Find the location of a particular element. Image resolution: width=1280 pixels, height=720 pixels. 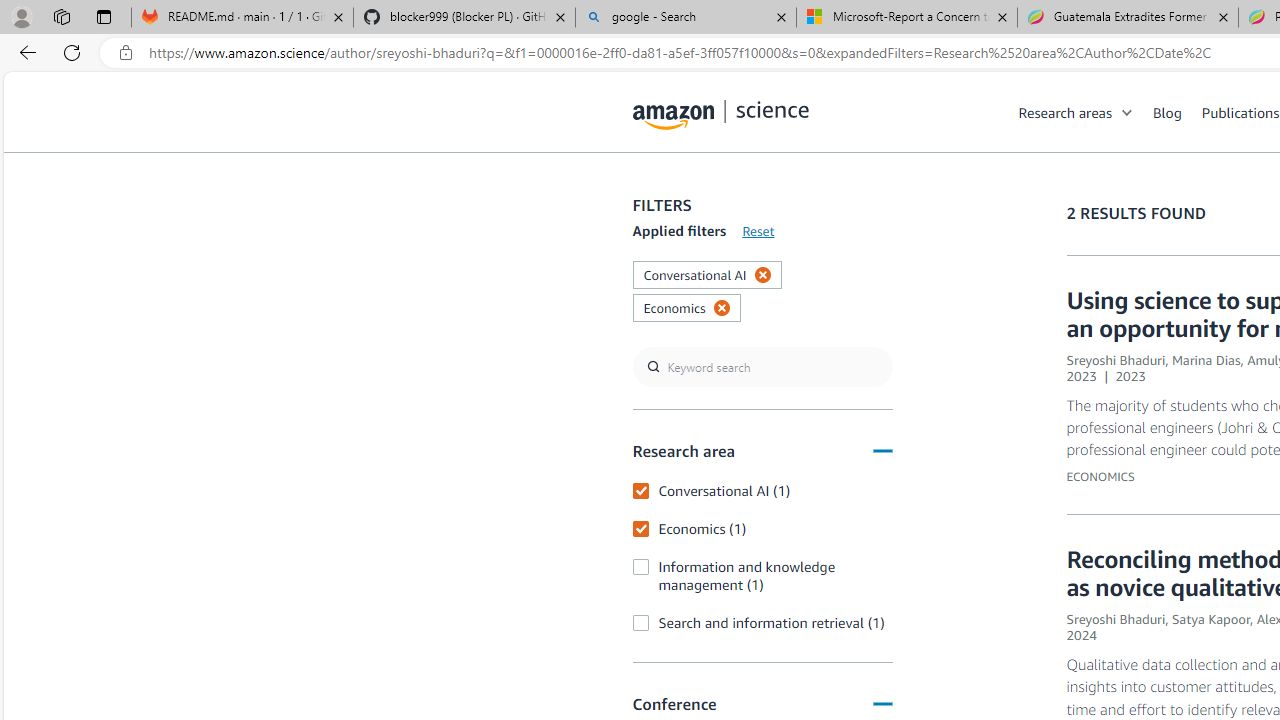

'amazon-science-logo.svg' is located at coordinates (720, 115).